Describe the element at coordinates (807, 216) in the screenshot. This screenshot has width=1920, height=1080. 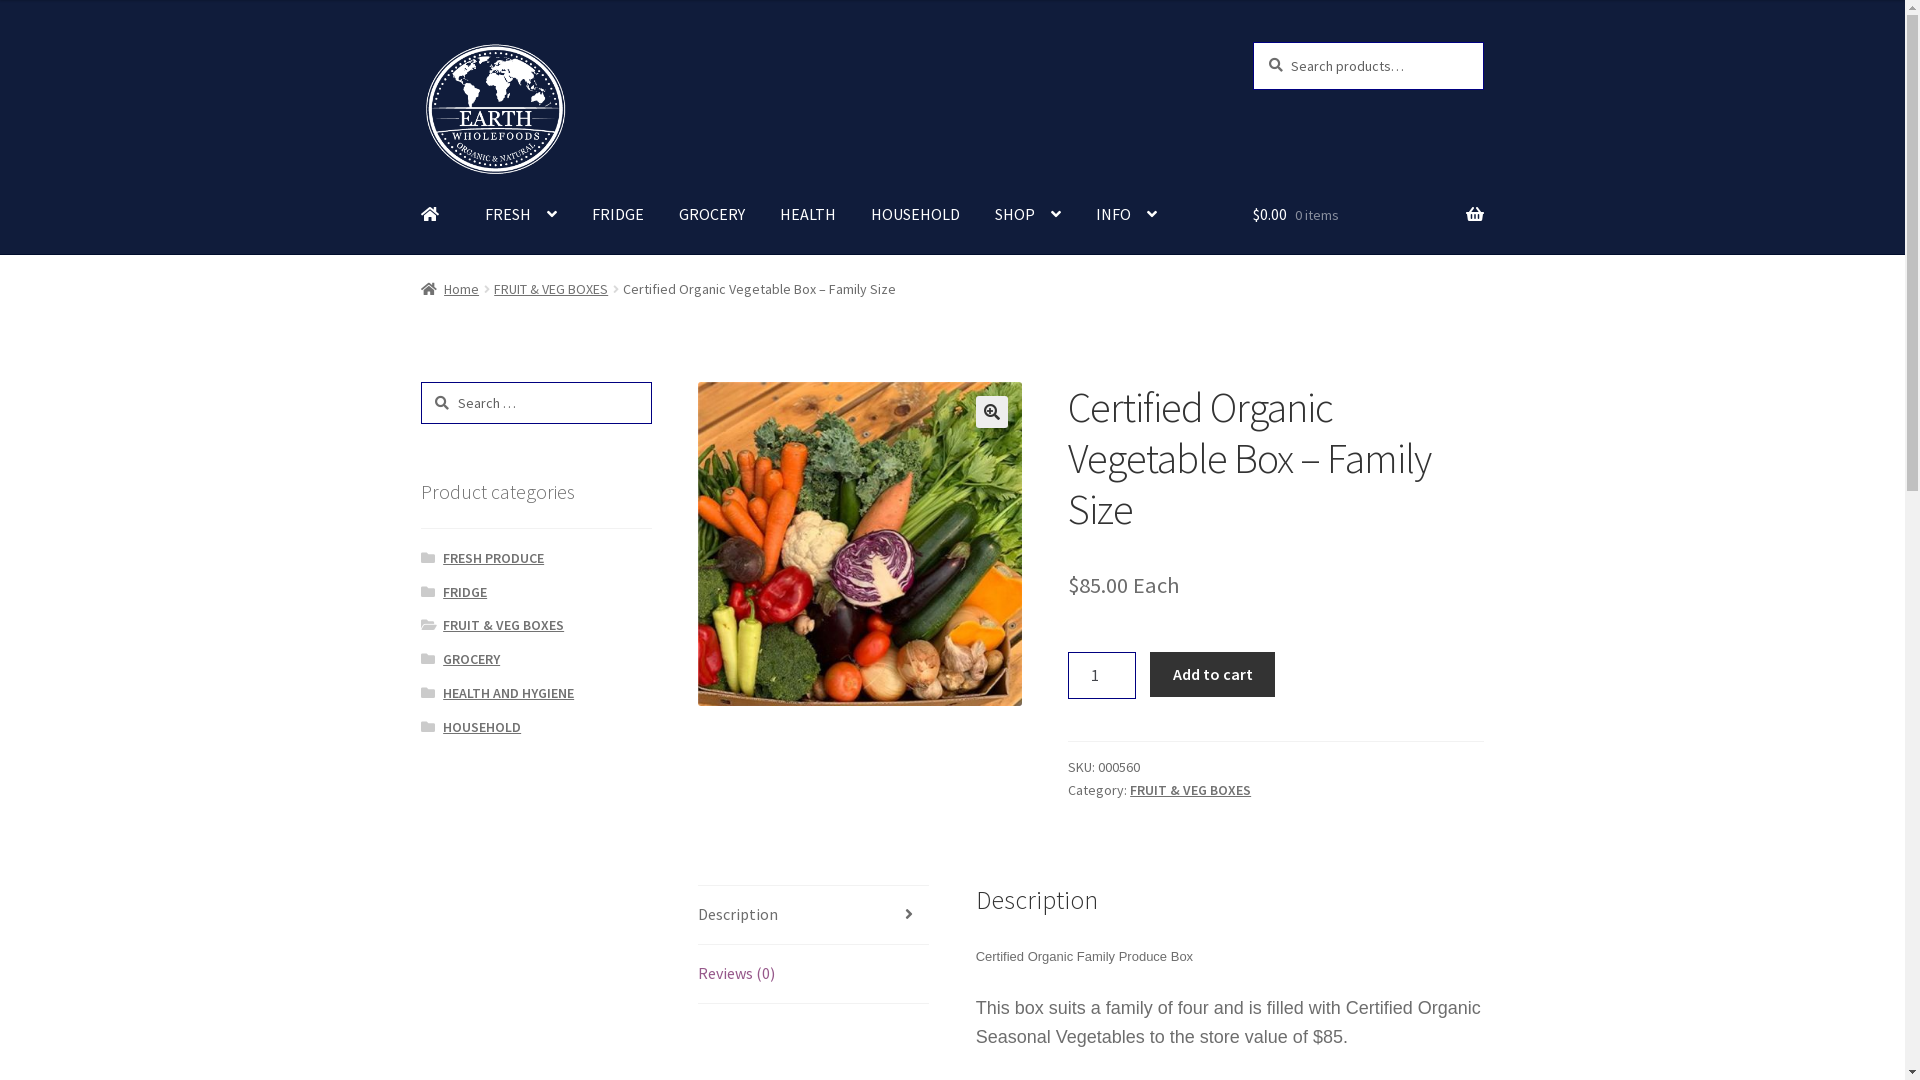
I see `'HEALTH'` at that location.